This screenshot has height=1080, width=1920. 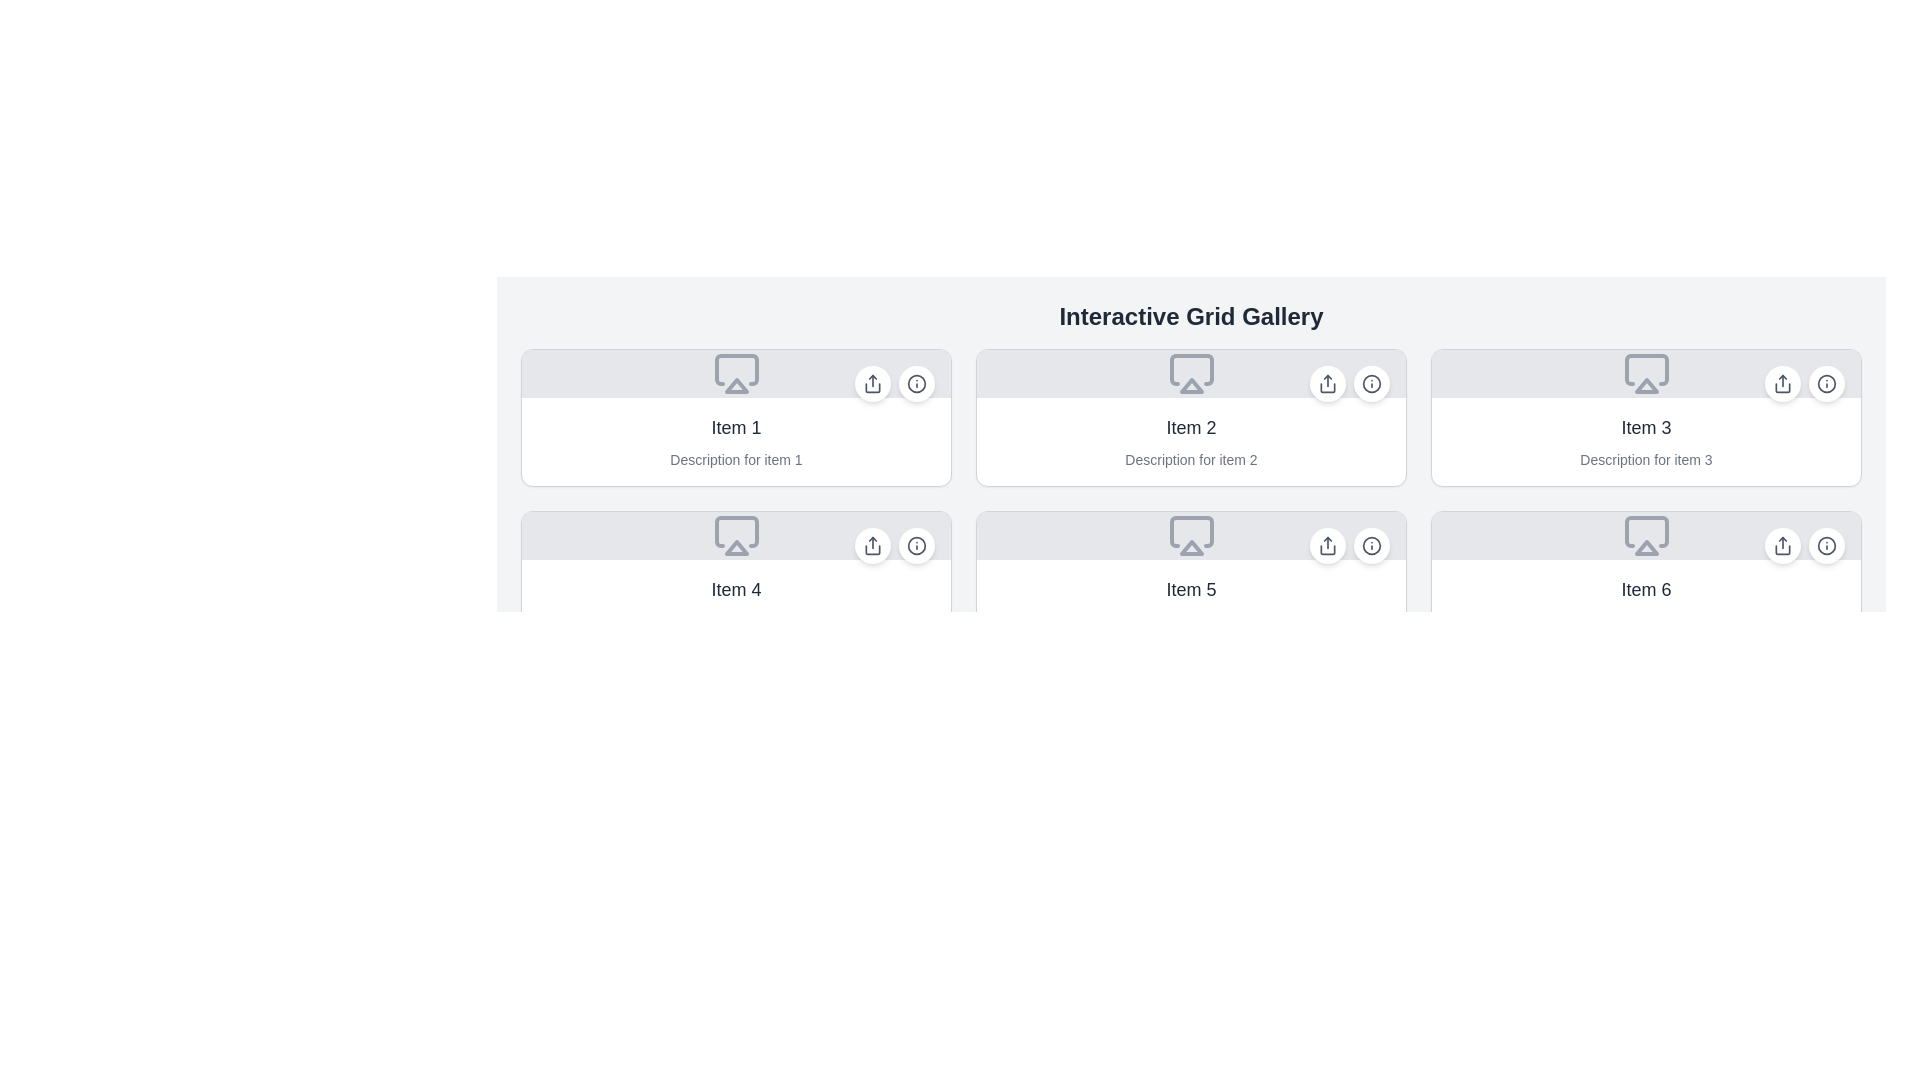 What do you see at coordinates (1191, 459) in the screenshot?
I see `the descriptive text label for 'Item 2', which is located directly below its title in the second card of the top row` at bounding box center [1191, 459].